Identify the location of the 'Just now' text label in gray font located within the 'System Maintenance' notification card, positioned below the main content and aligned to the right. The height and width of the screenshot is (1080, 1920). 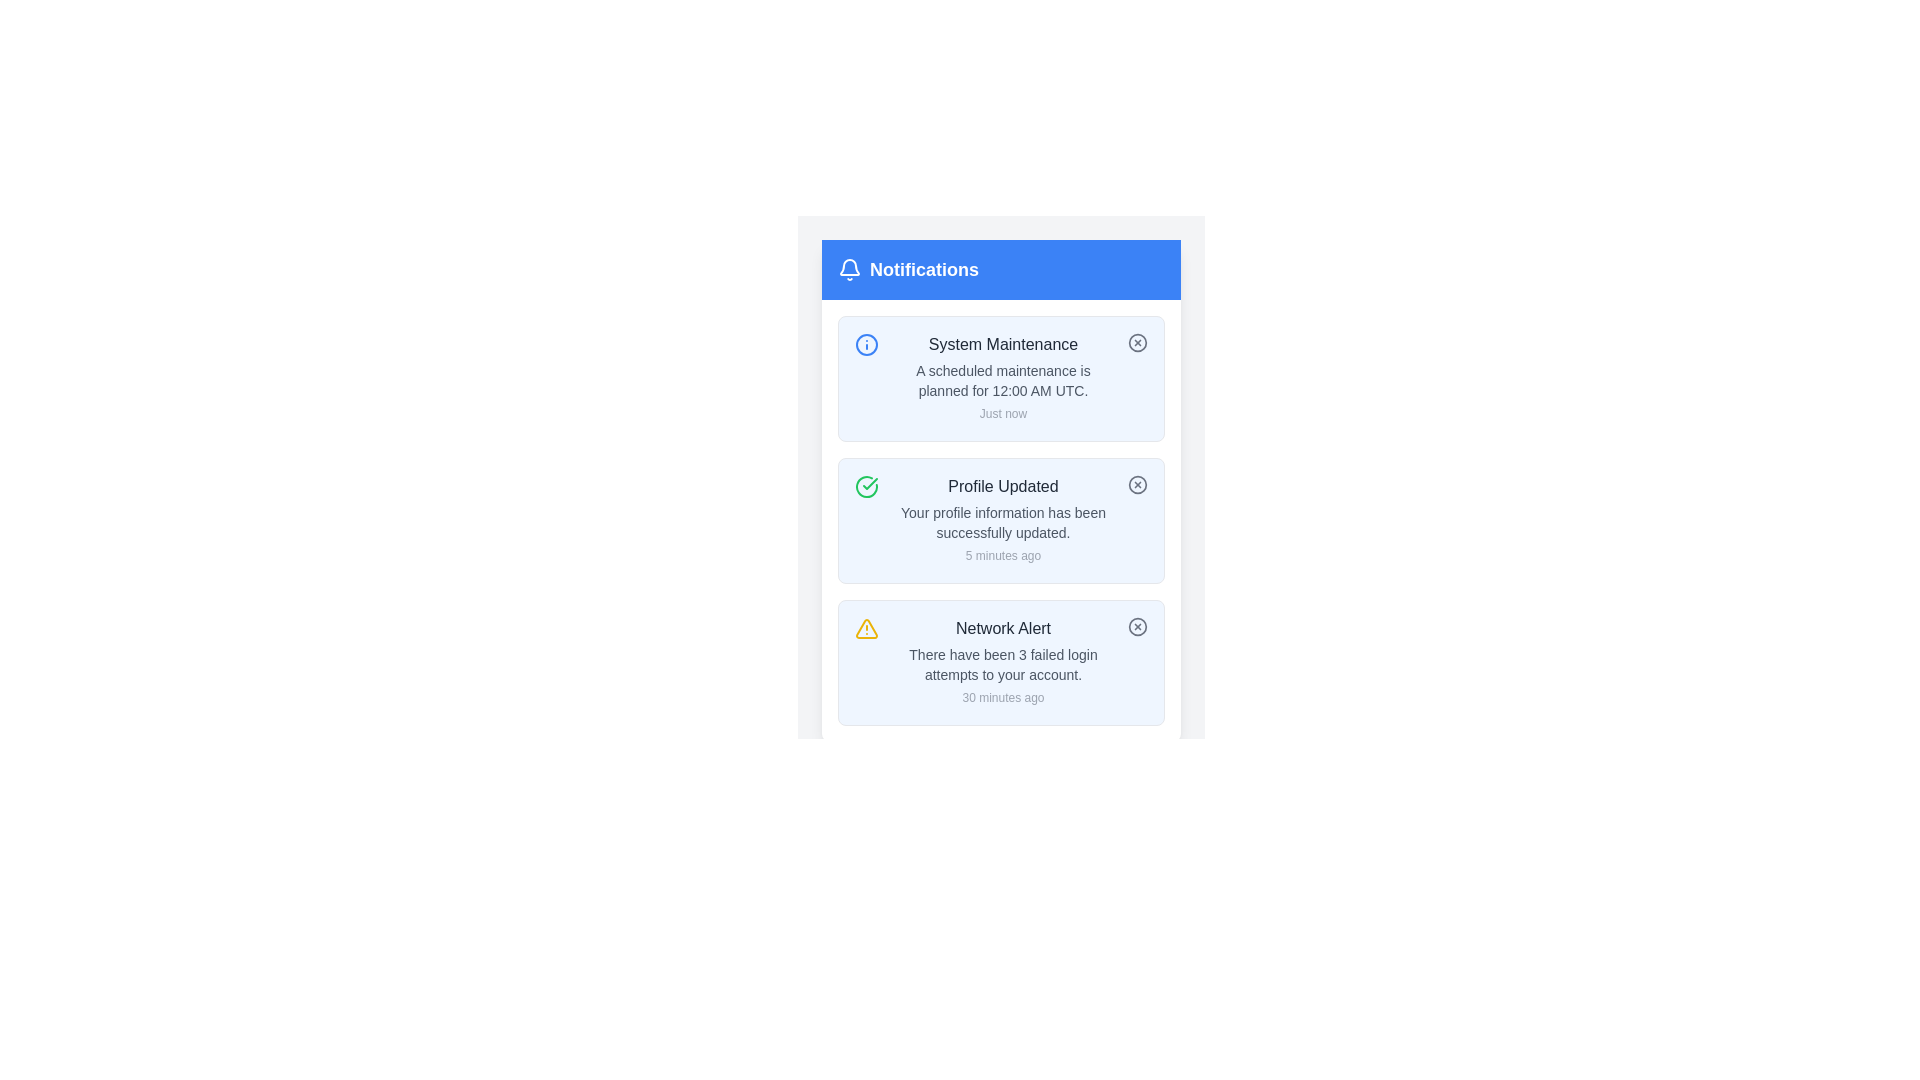
(1003, 412).